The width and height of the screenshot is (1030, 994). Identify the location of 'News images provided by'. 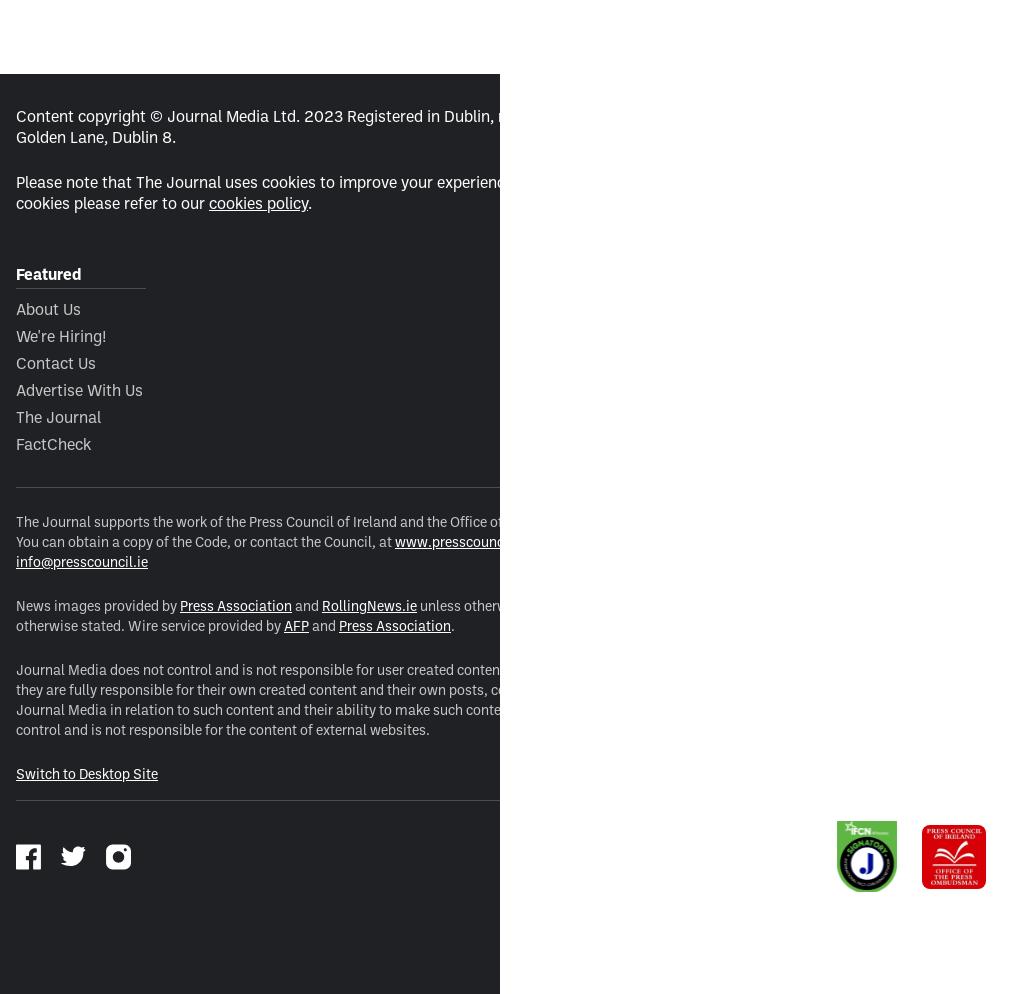
(96, 605).